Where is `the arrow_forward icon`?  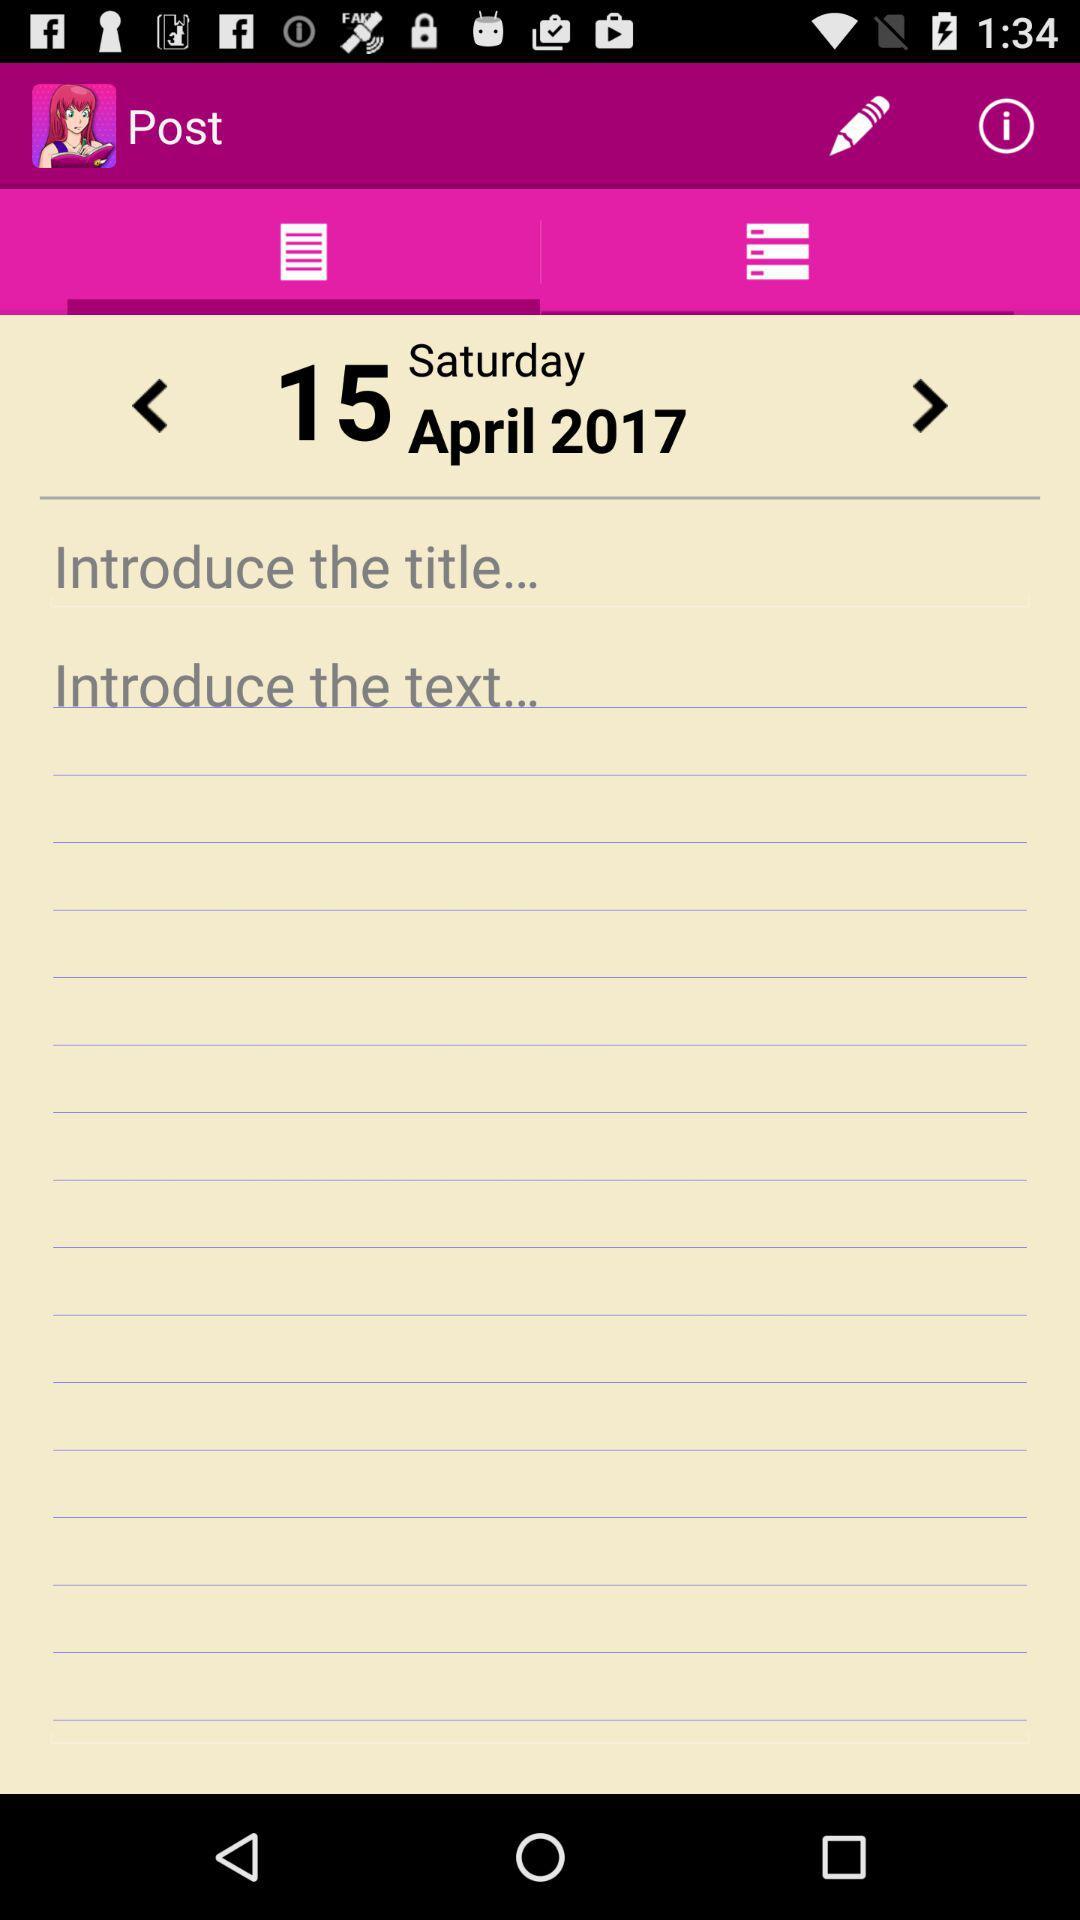
the arrow_forward icon is located at coordinates (929, 433).